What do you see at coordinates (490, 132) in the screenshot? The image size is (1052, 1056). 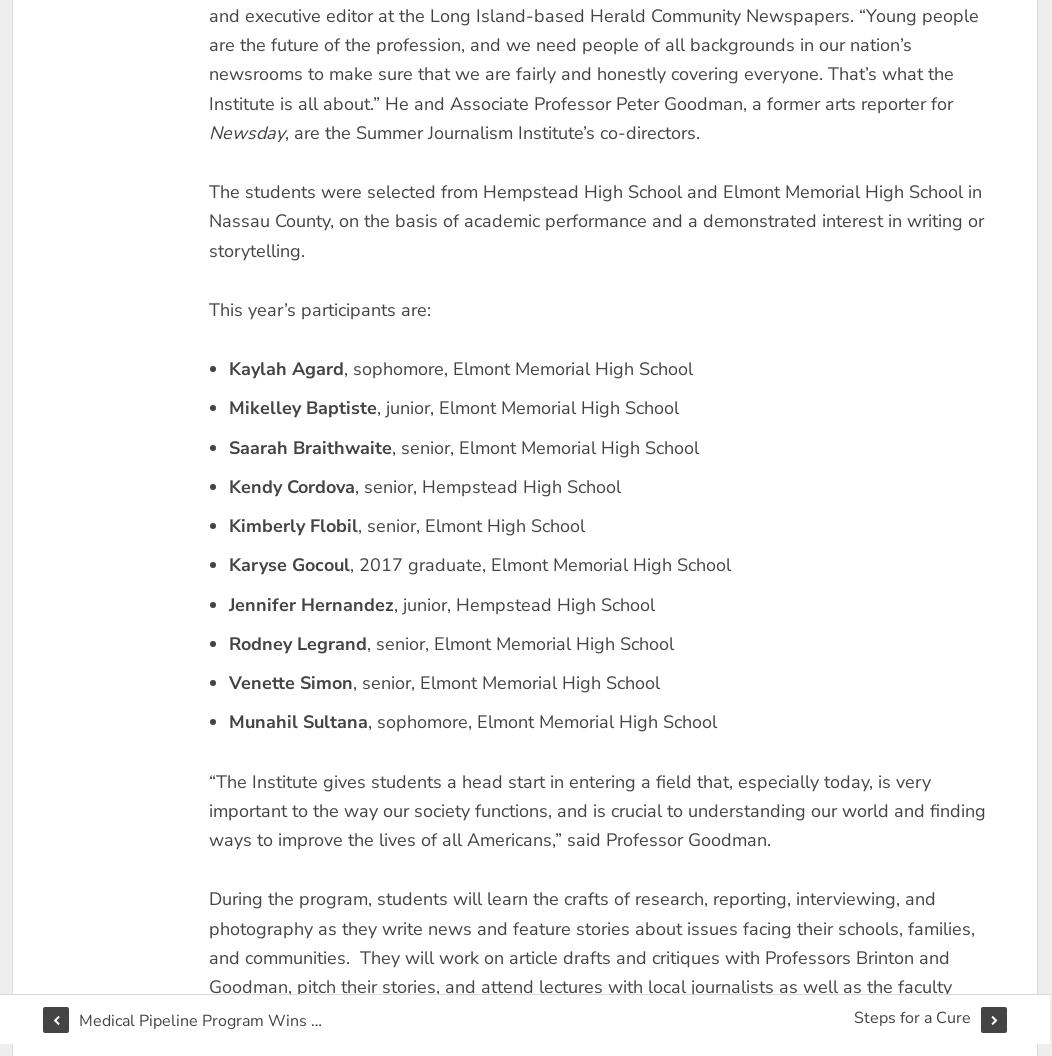 I see `', are the Summer Journalism Institute’s co-directors.'` at bounding box center [490, 132].